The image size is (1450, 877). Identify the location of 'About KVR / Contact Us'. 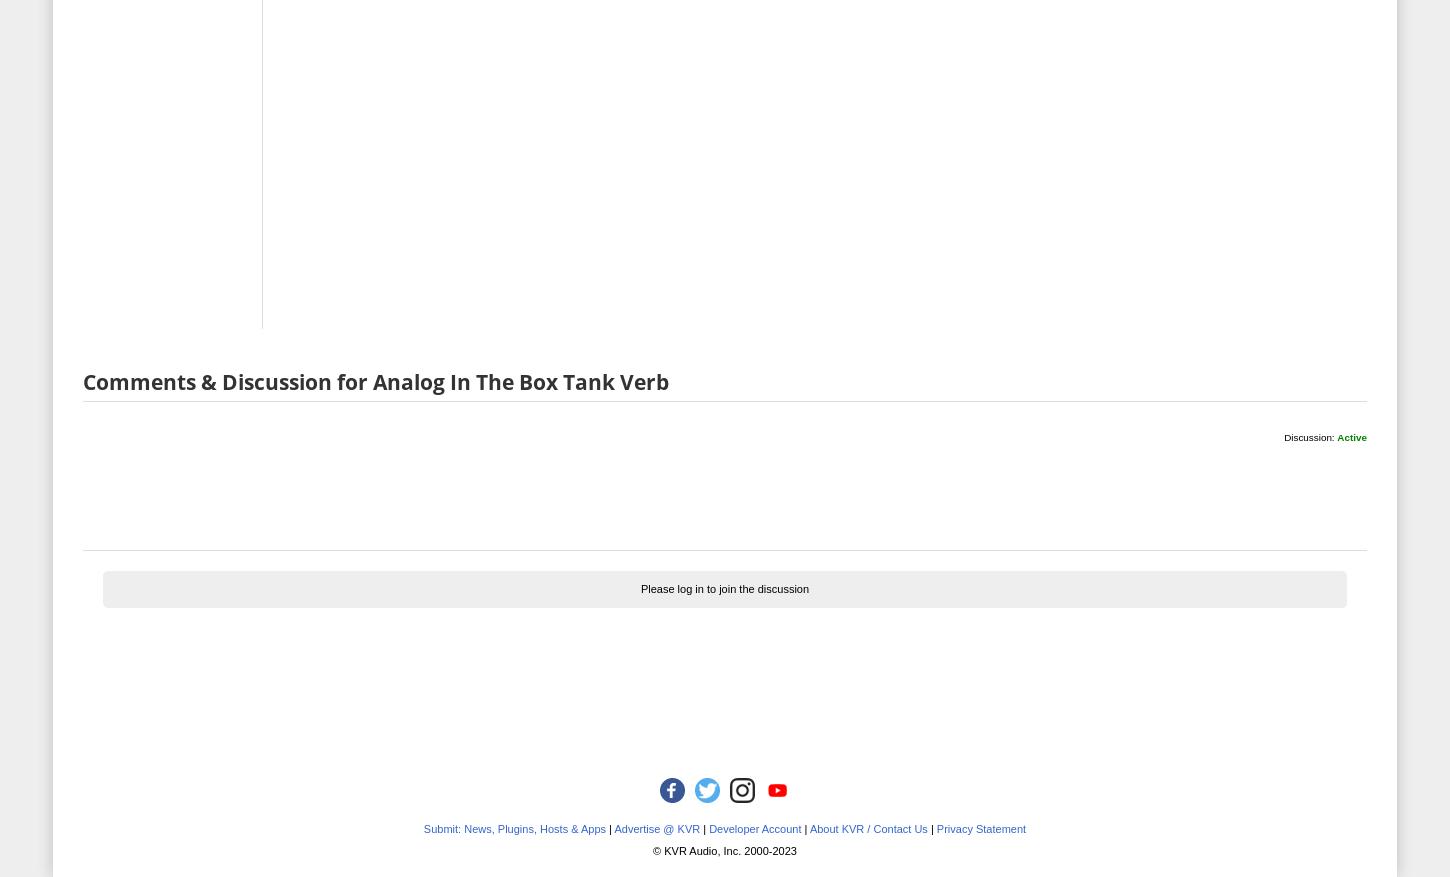
(866, 826).